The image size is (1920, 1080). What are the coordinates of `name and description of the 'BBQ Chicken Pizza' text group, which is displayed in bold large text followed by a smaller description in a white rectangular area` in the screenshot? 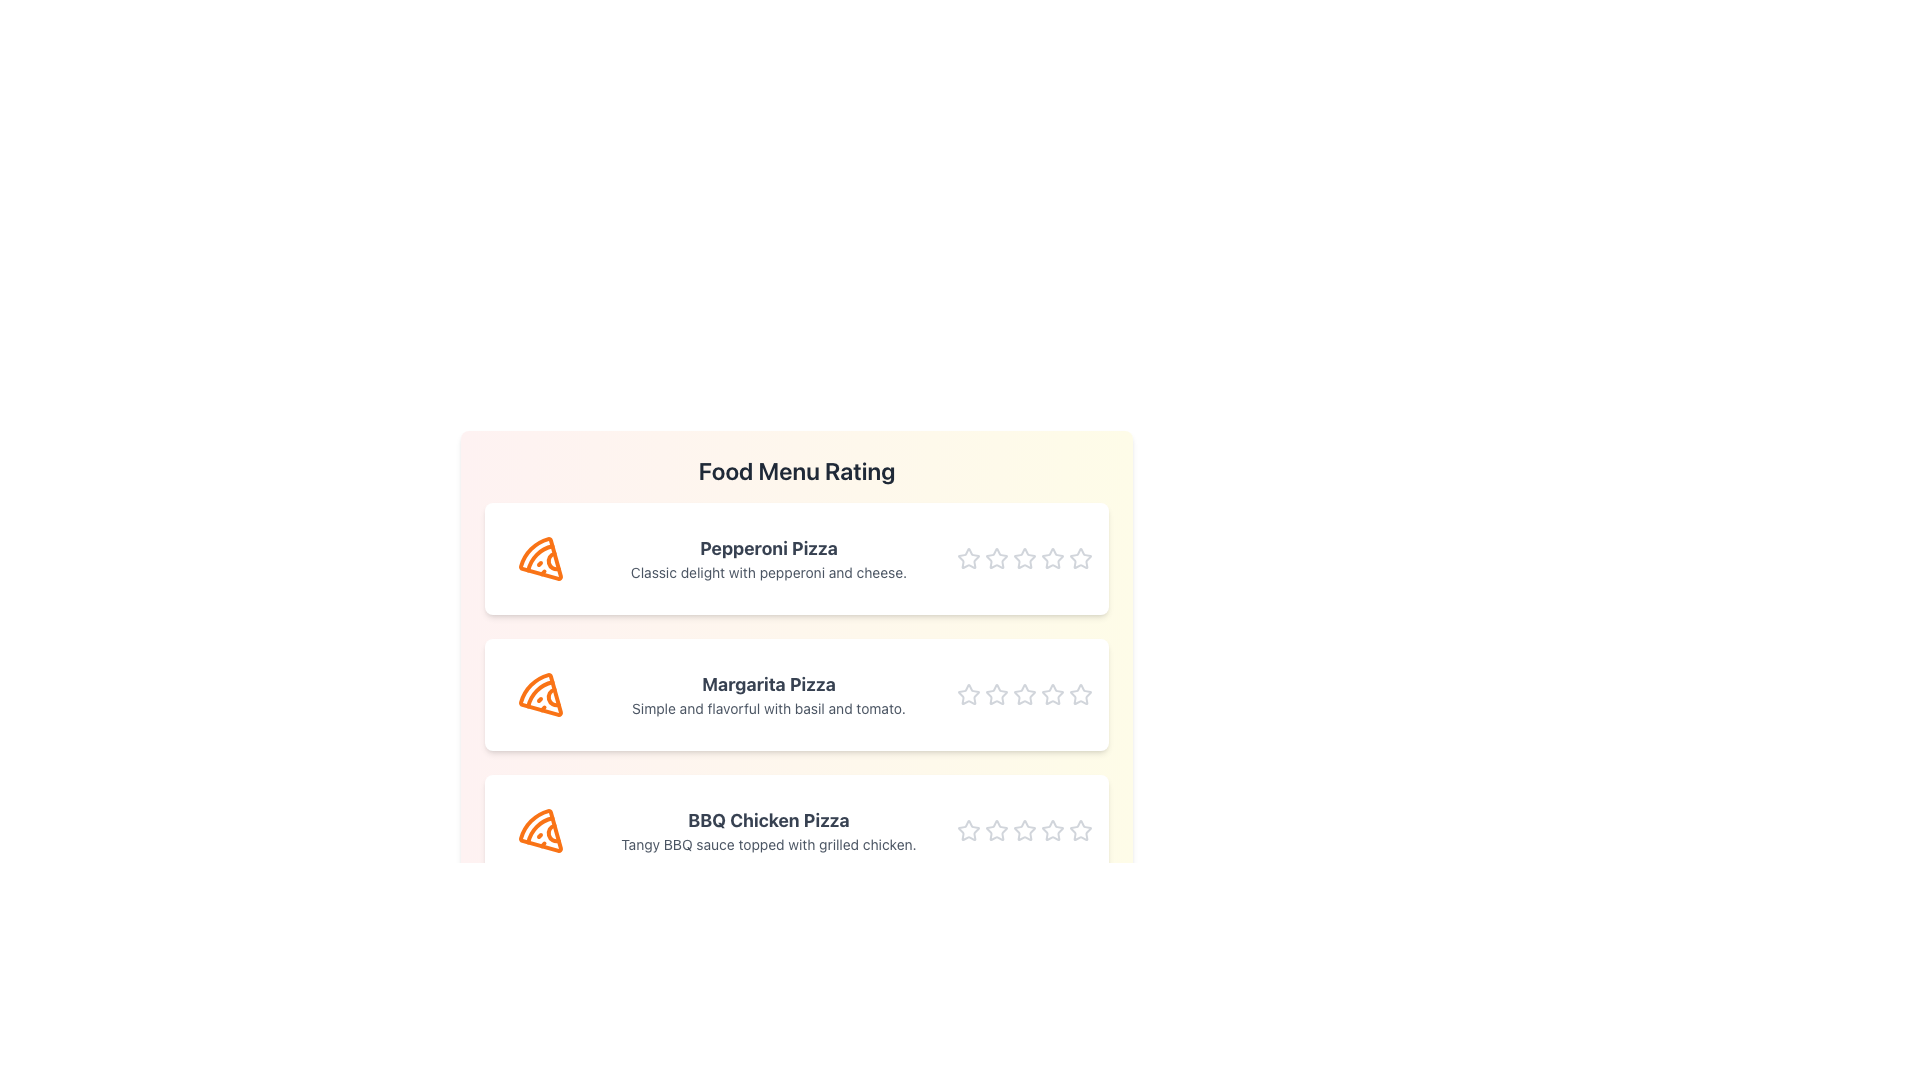 It's located at (767, 830).